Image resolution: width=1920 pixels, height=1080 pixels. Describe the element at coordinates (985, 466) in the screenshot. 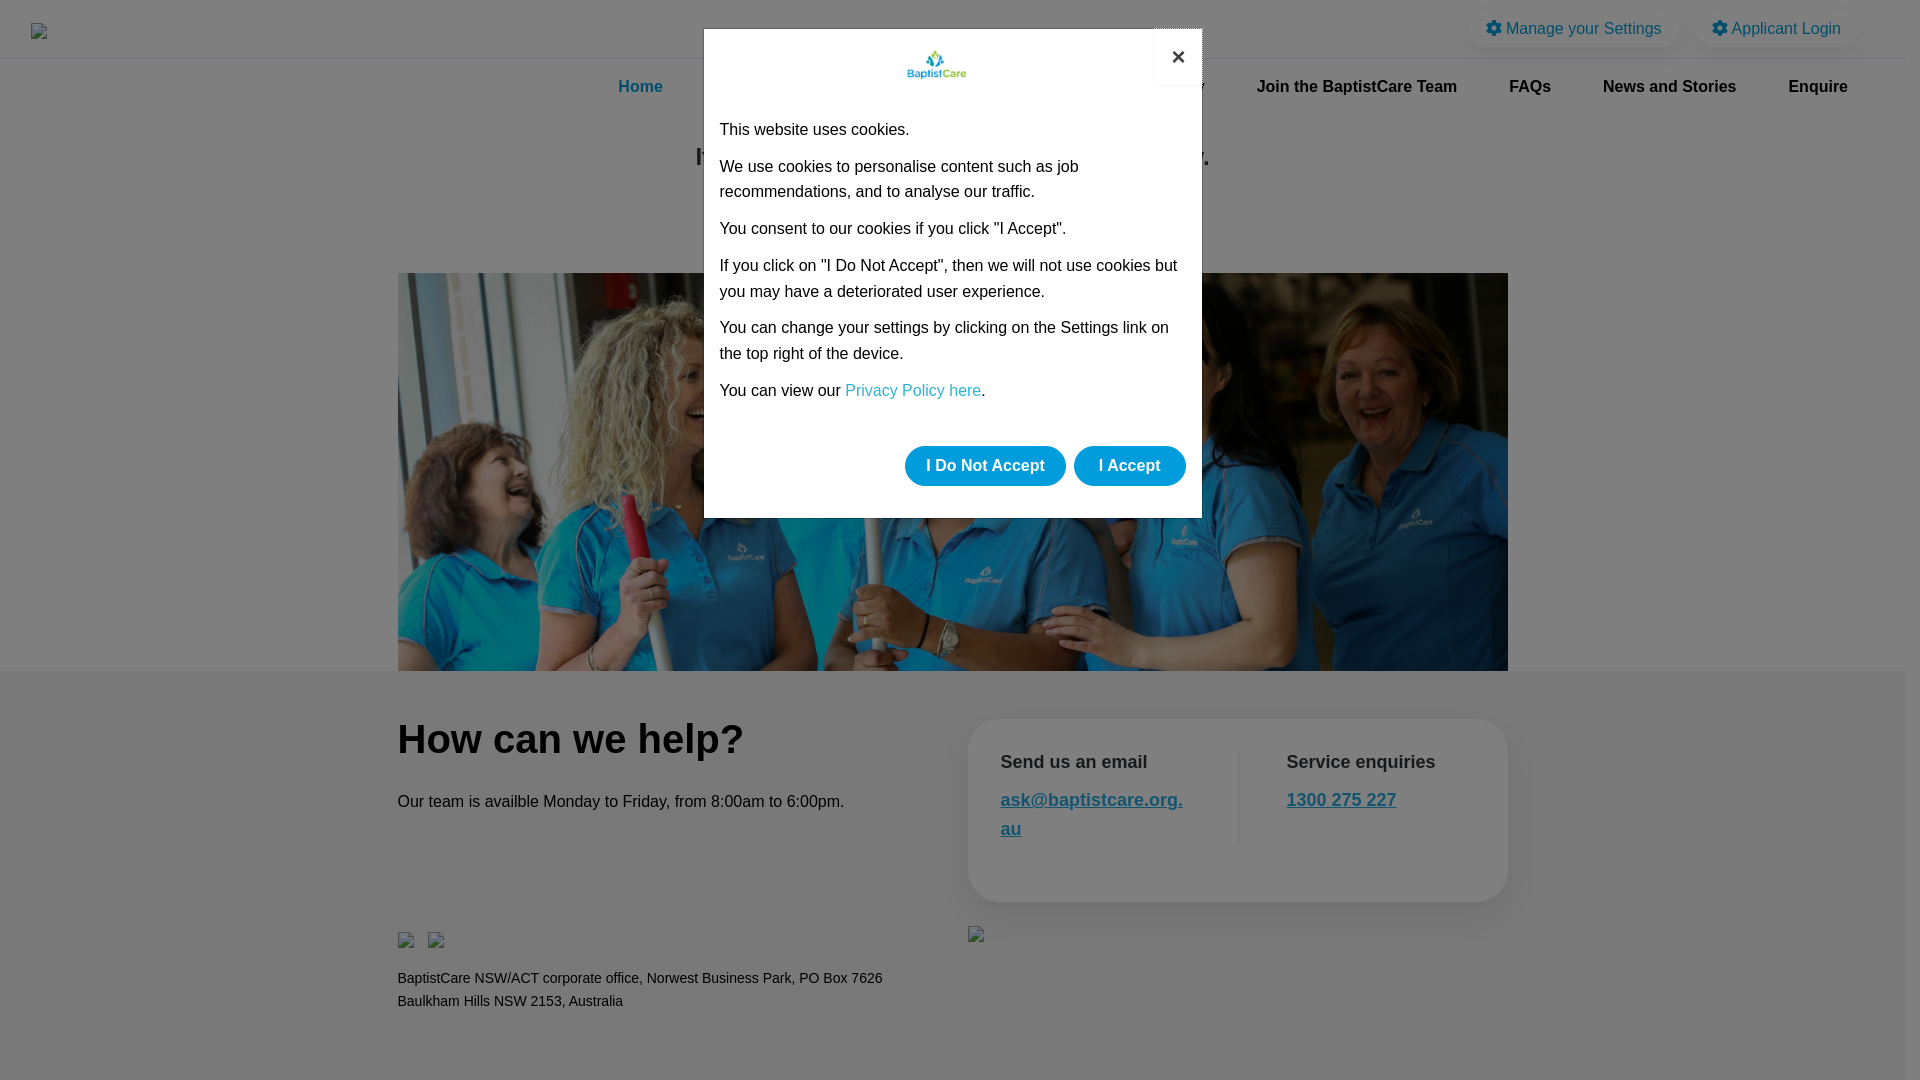

I see `'I Do Not Accept'` at that location.